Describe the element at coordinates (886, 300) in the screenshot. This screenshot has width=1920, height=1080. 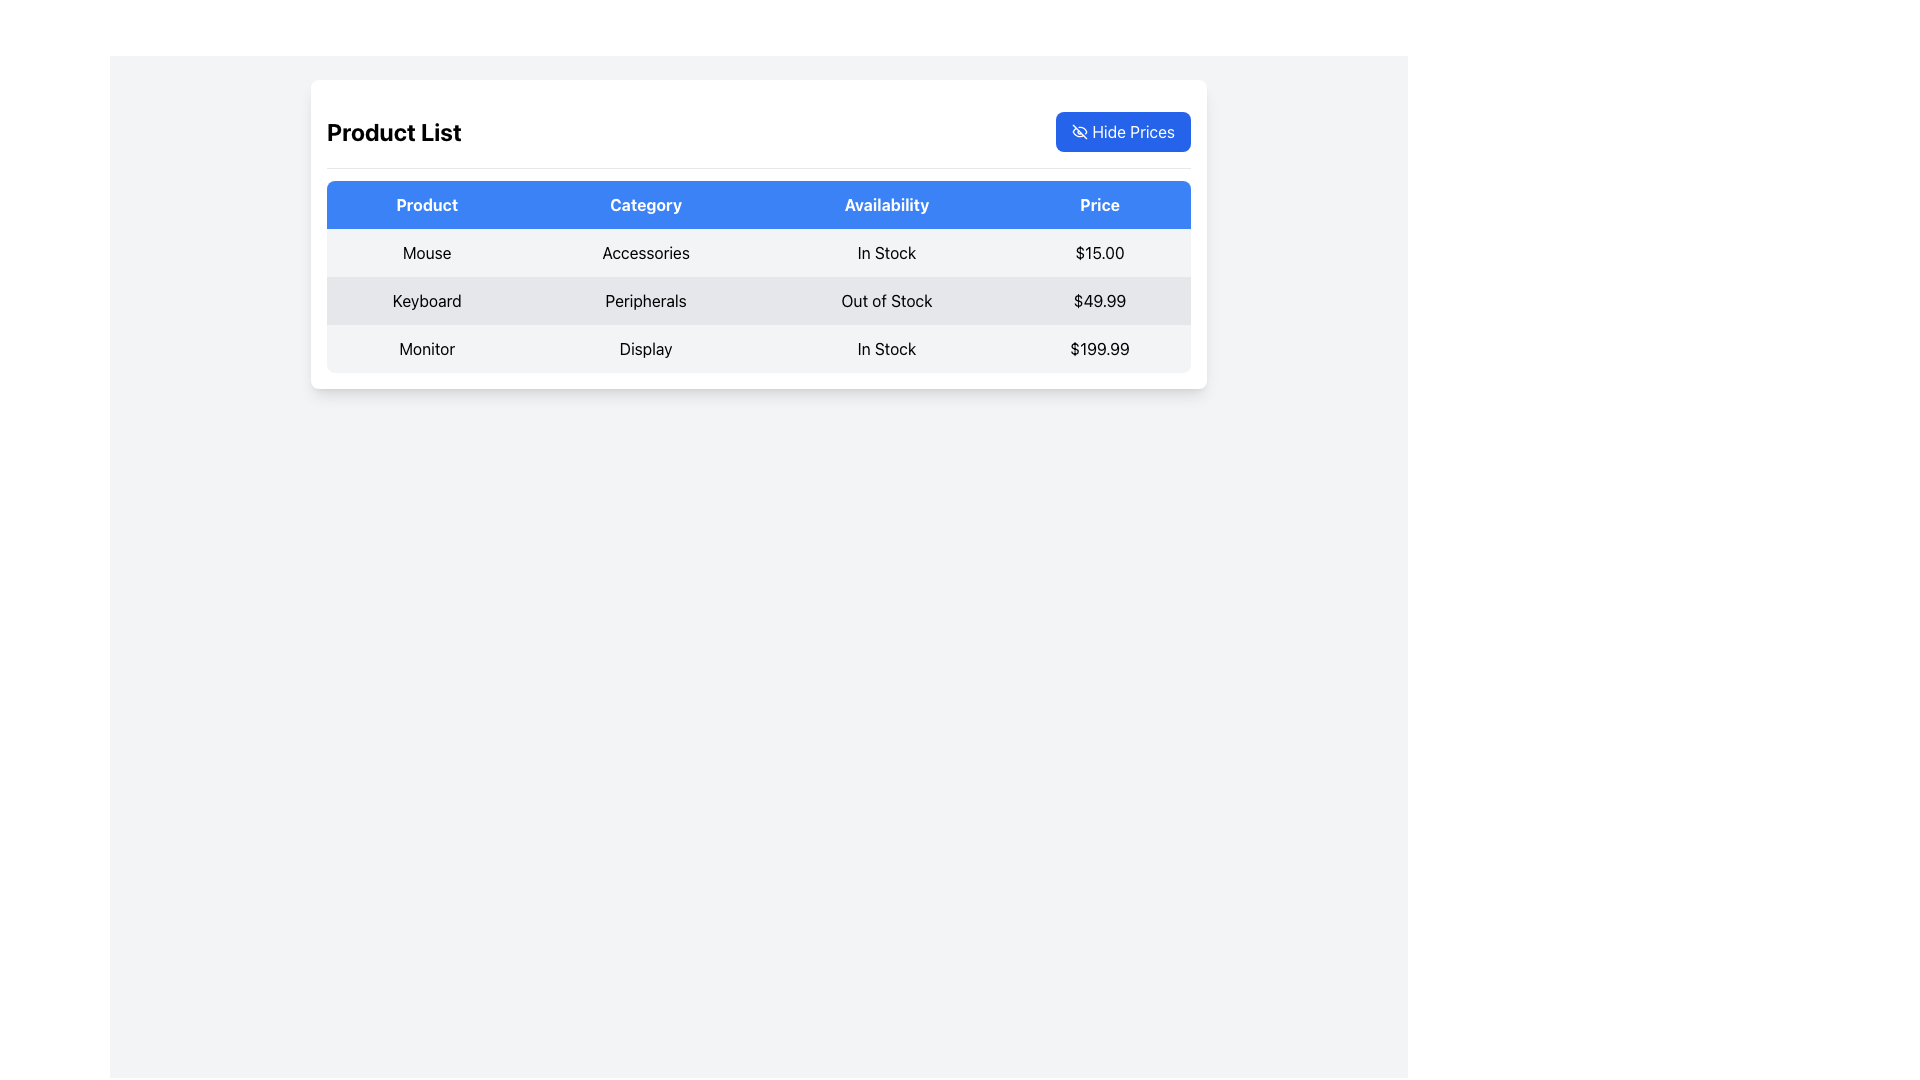
I see `static text label indicating the availability status of the 'Keyboard' item, which shows that it is out of stock` at that location.